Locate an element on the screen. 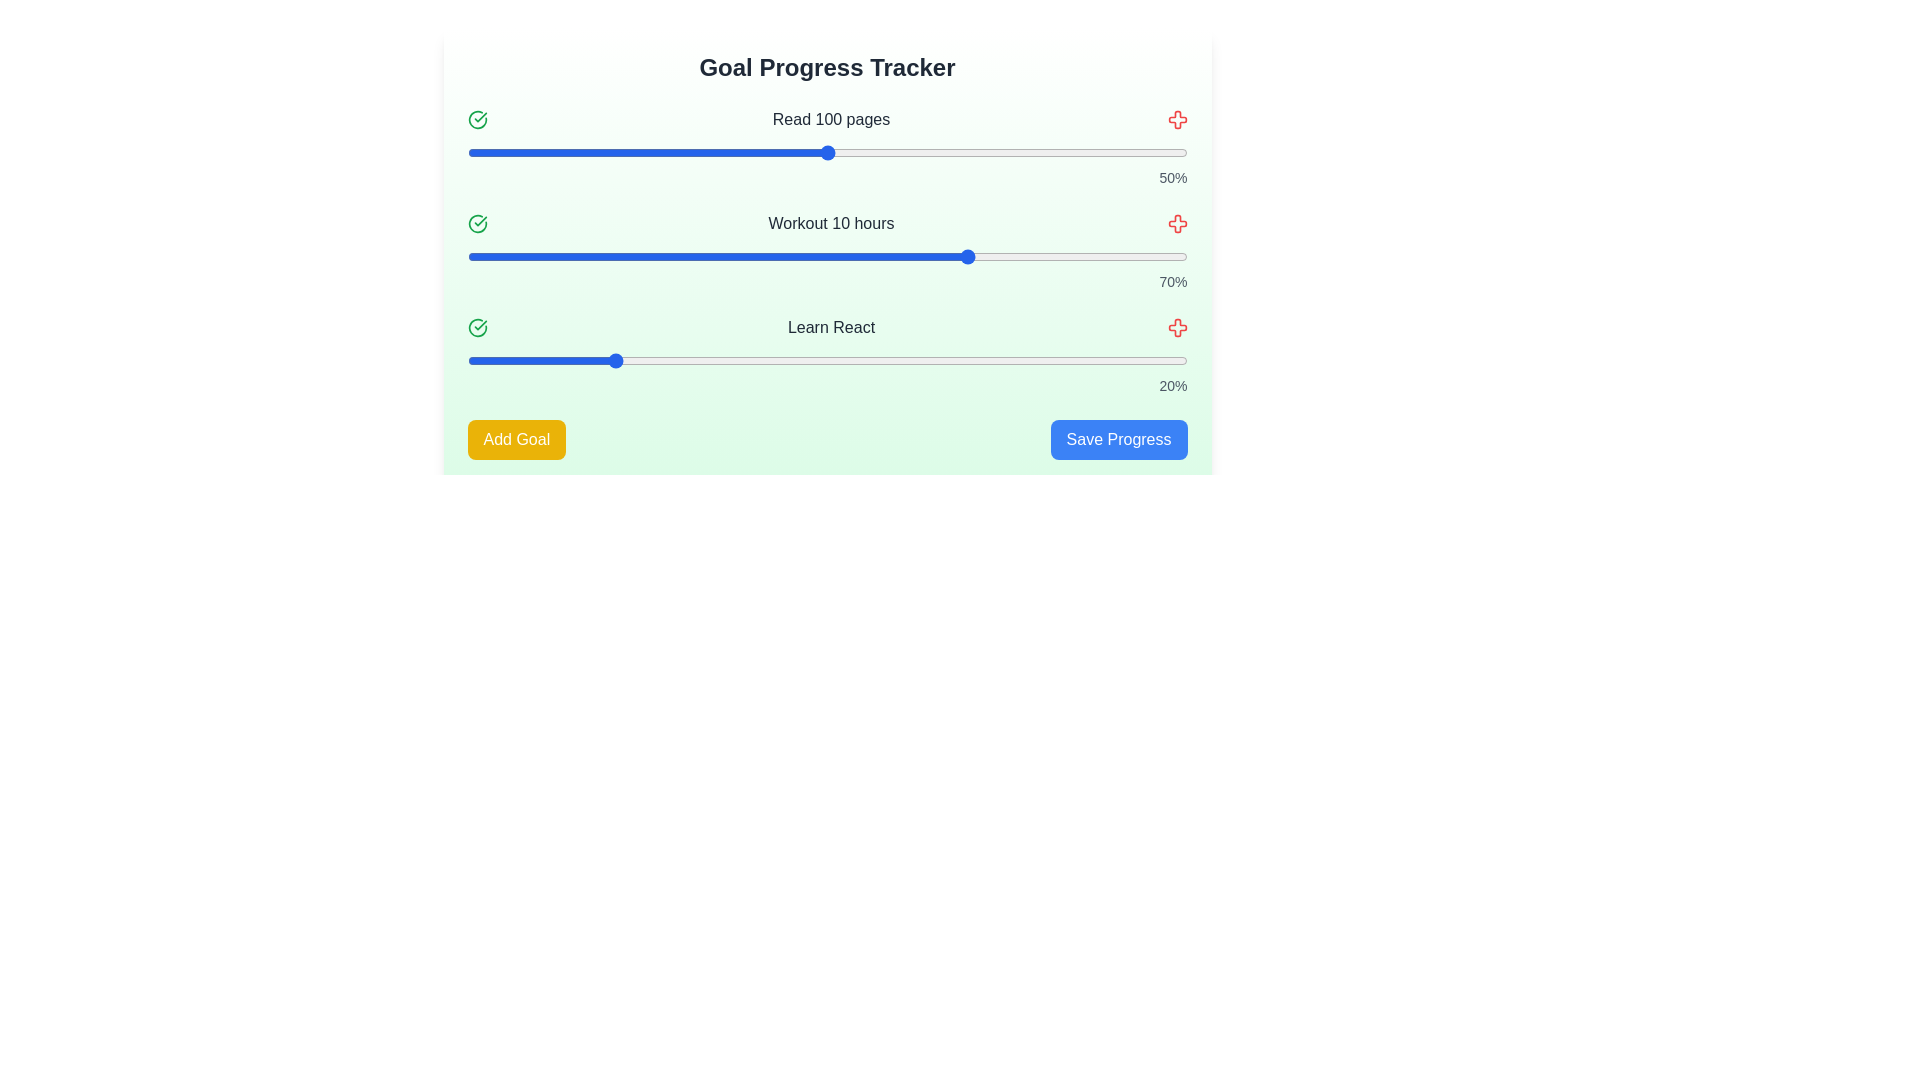  the red cross icon next to the goal titled 'Workout 10 hours' to remove it is located at coordinates (1177, 223).